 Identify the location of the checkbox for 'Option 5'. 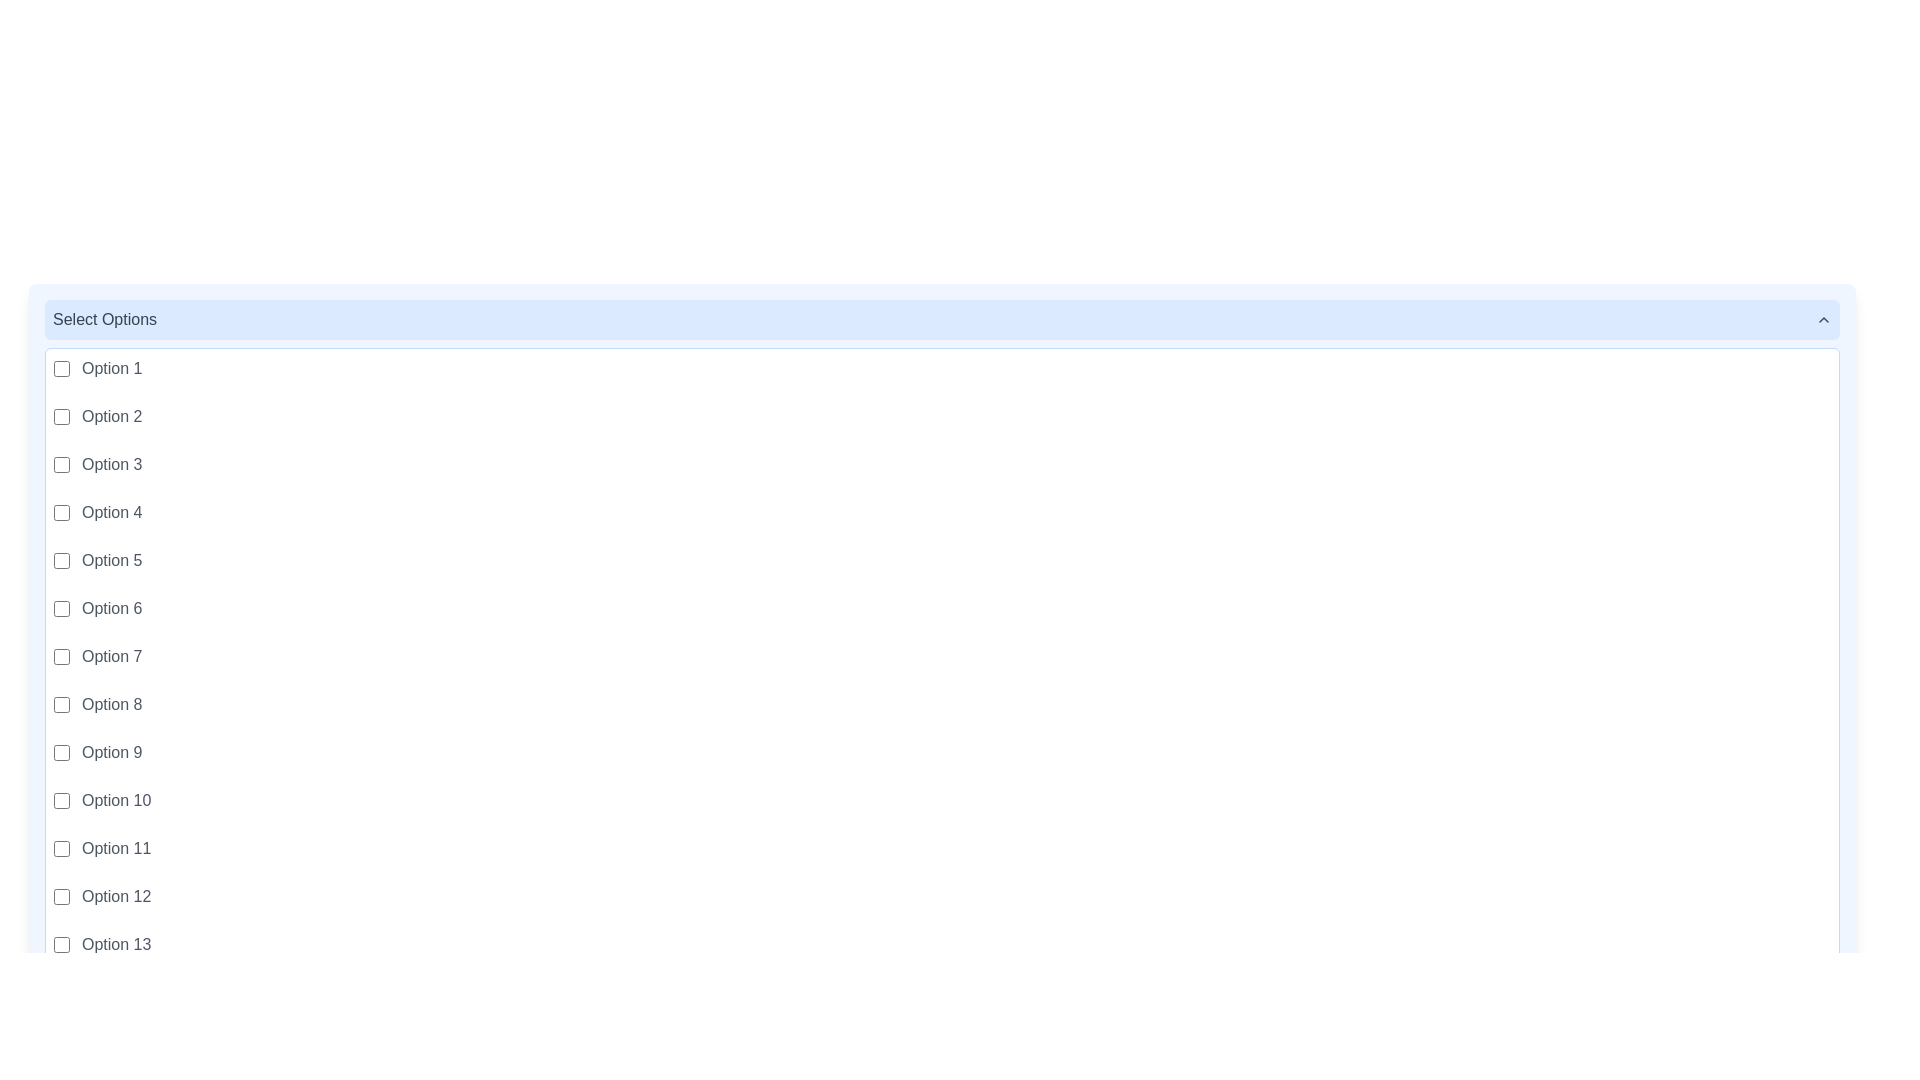
(62, 560).